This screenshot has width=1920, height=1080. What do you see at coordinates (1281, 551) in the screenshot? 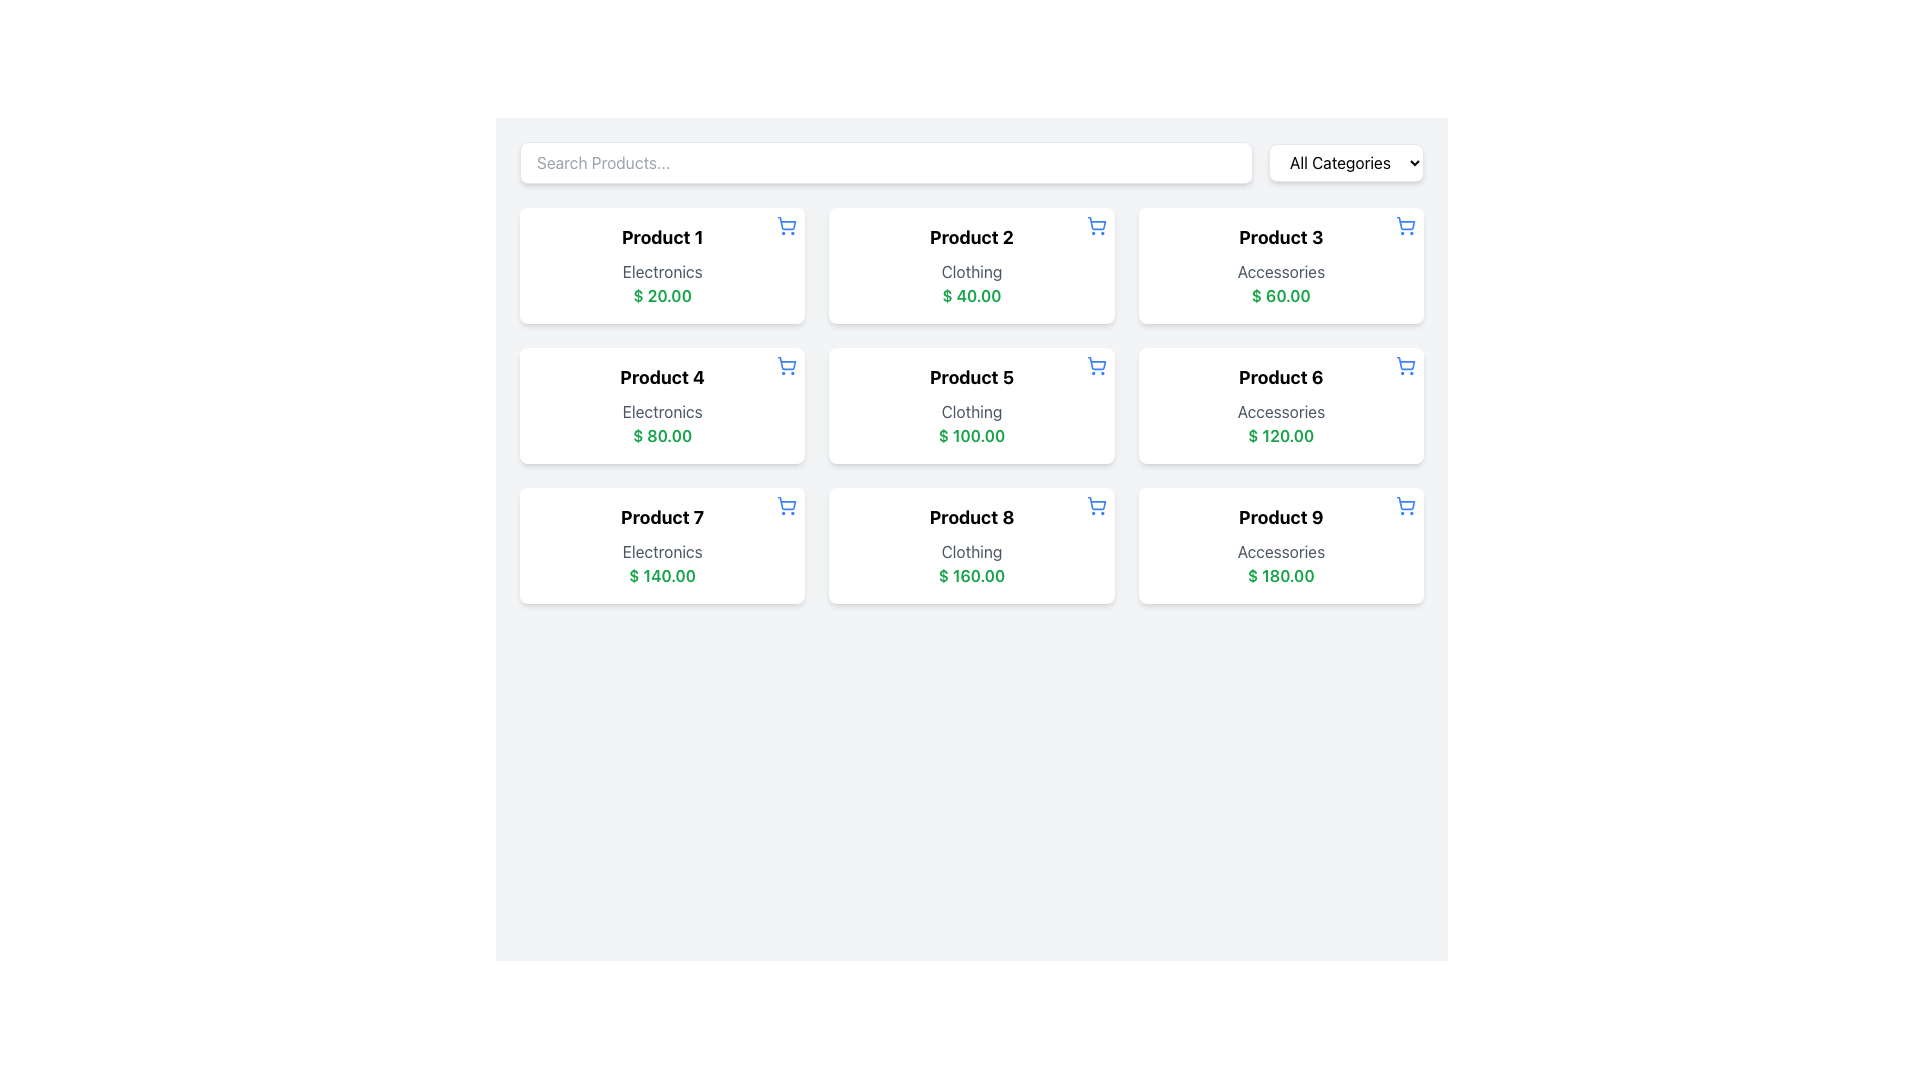
I see `the 'Accessories' text label displayed in light gray within the product card for 'Product 9', located beneath the title and above the price information` at bounding box center [1281, 551].